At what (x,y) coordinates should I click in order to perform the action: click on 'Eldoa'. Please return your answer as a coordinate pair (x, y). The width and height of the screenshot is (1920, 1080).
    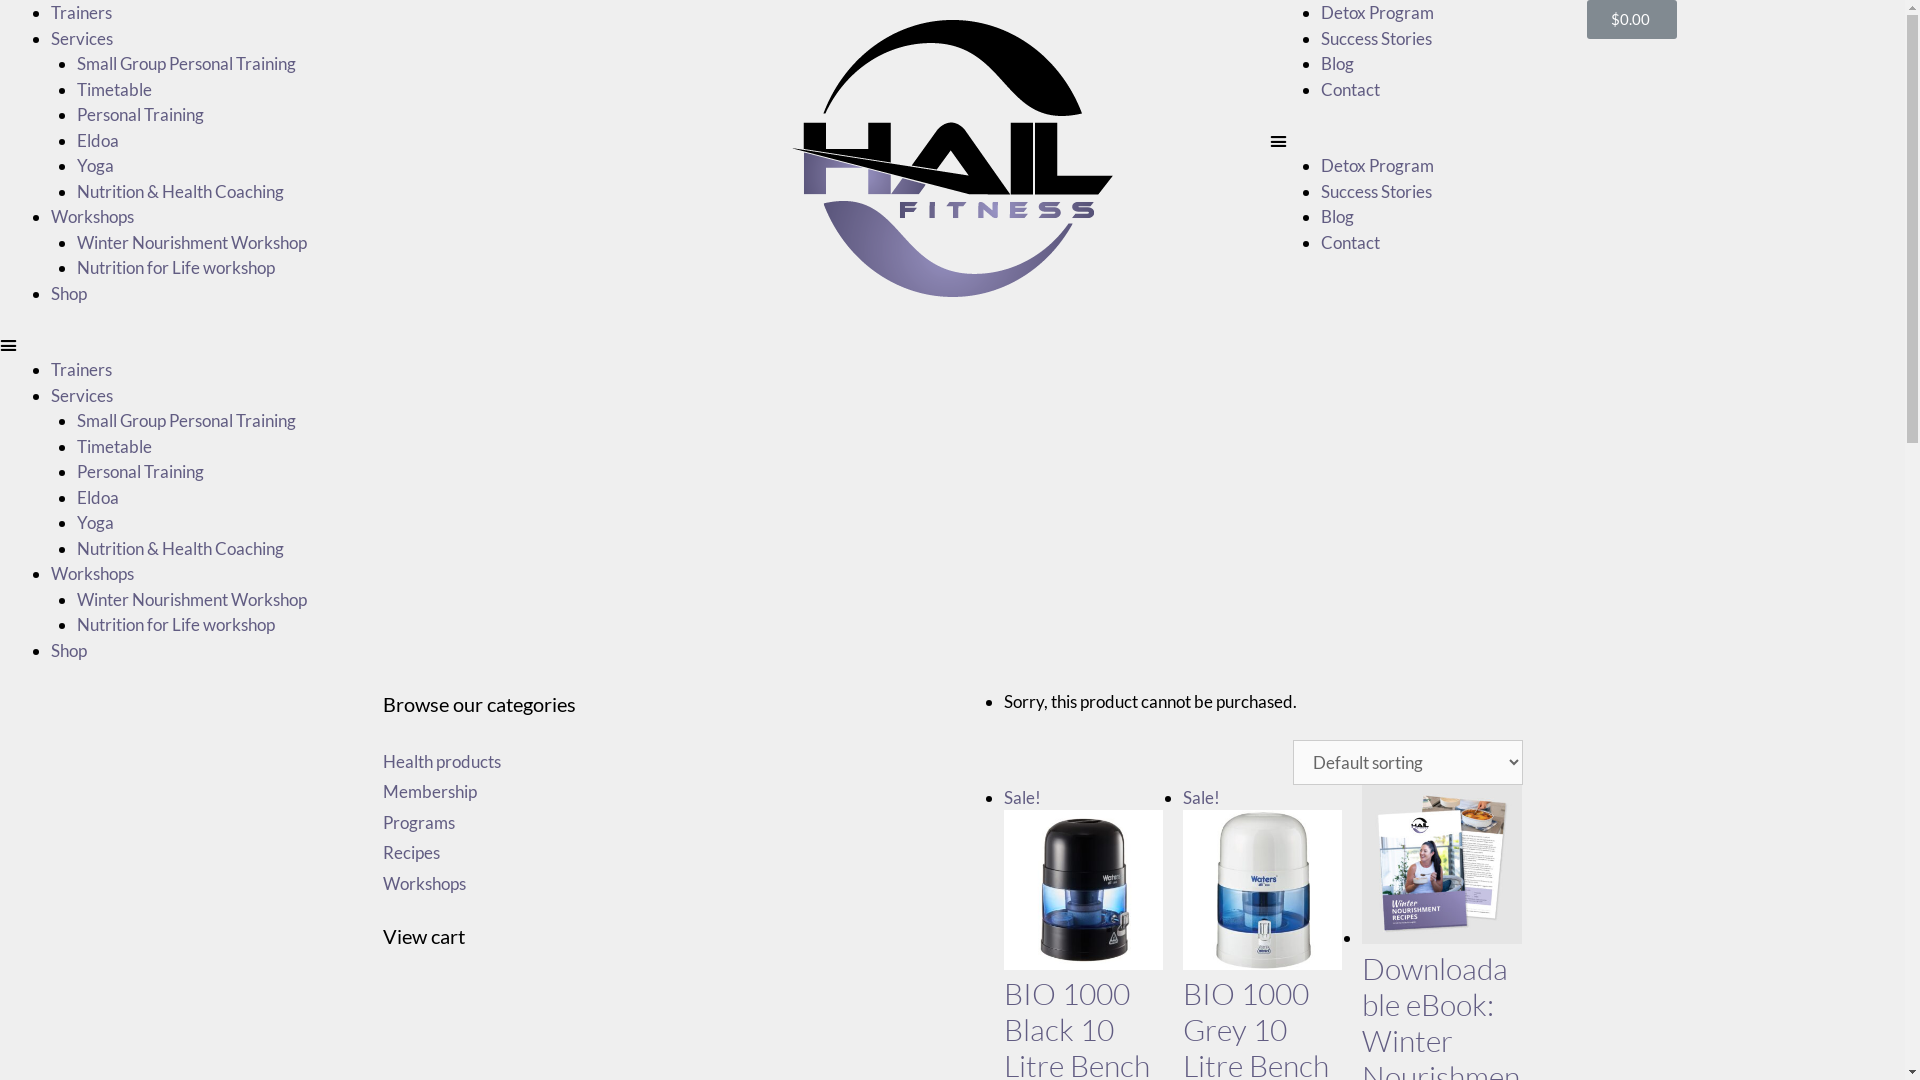
    Looking at the image, I should click on (95, 139).